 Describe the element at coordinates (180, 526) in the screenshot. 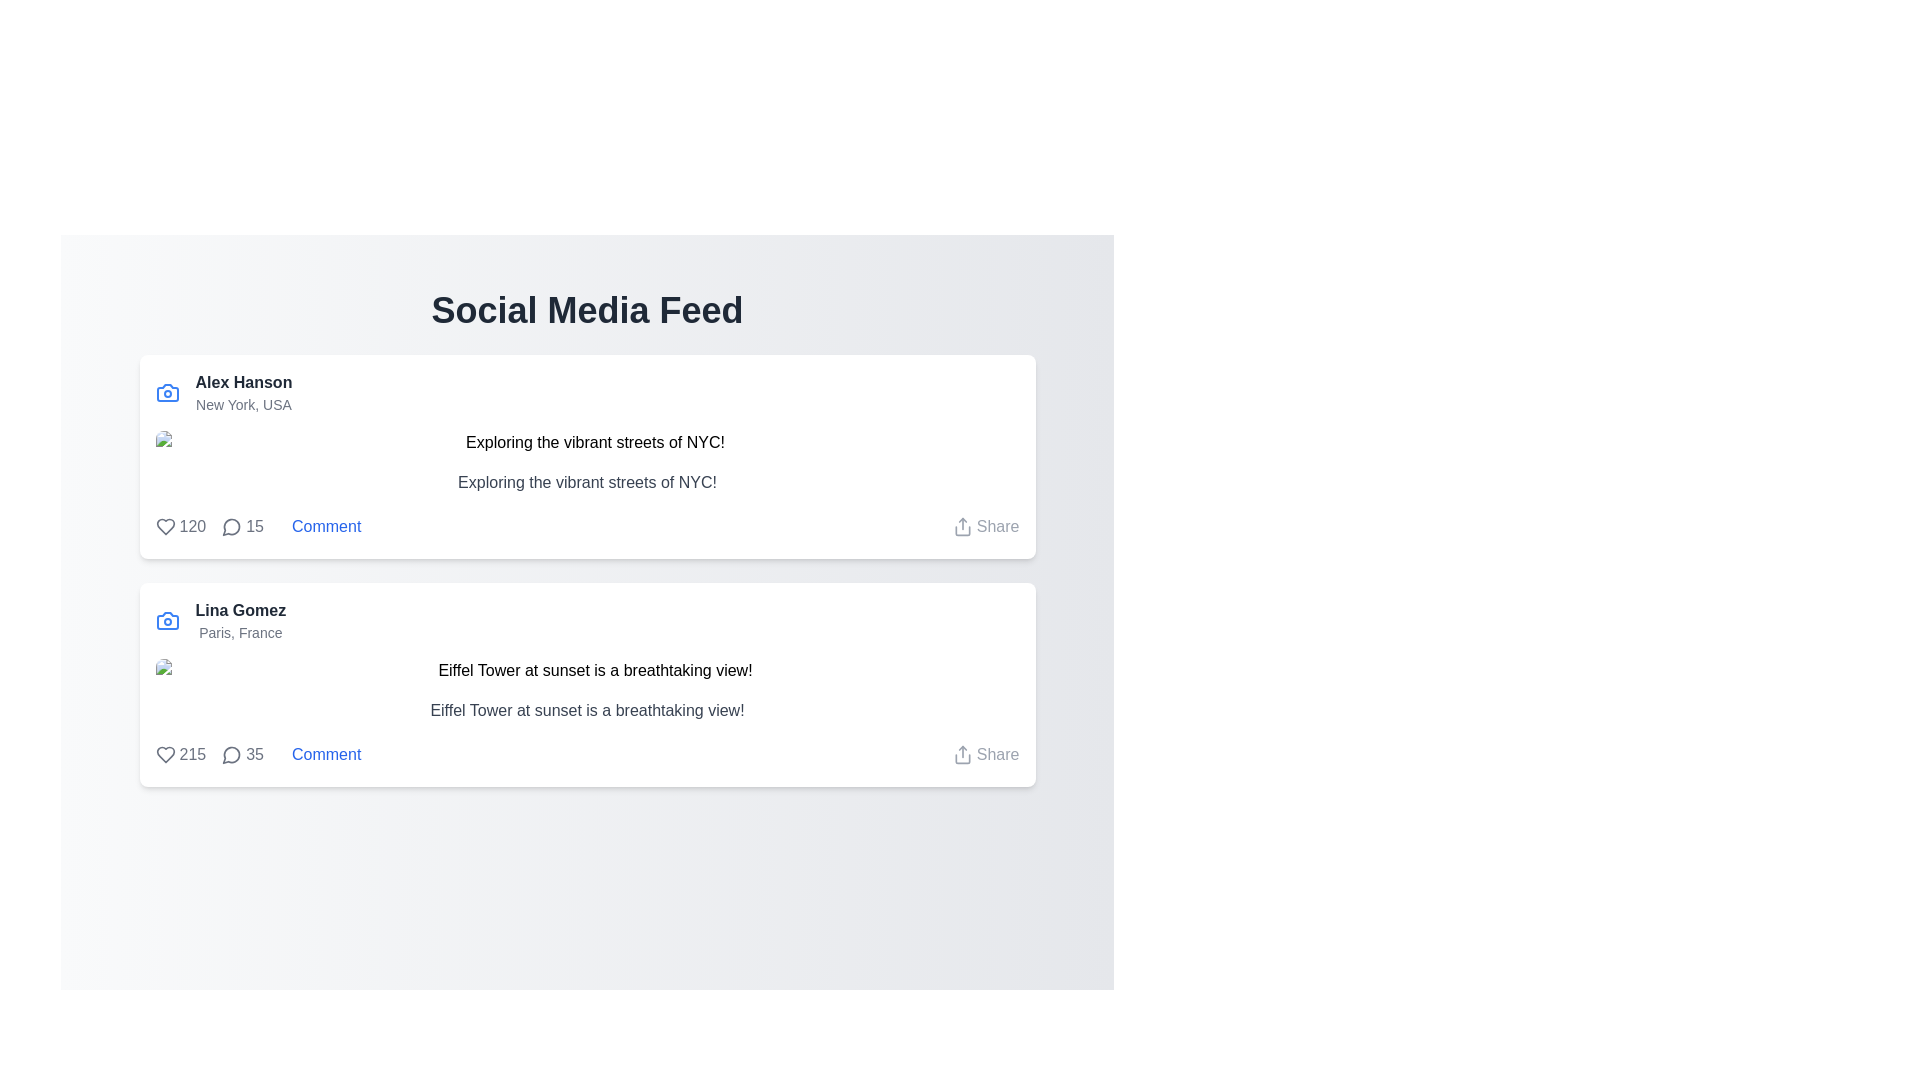

I see `the static text display showing the number of likes for the post by user 'Alex Hanson', located immediately to the right of the heart icon` at that location.